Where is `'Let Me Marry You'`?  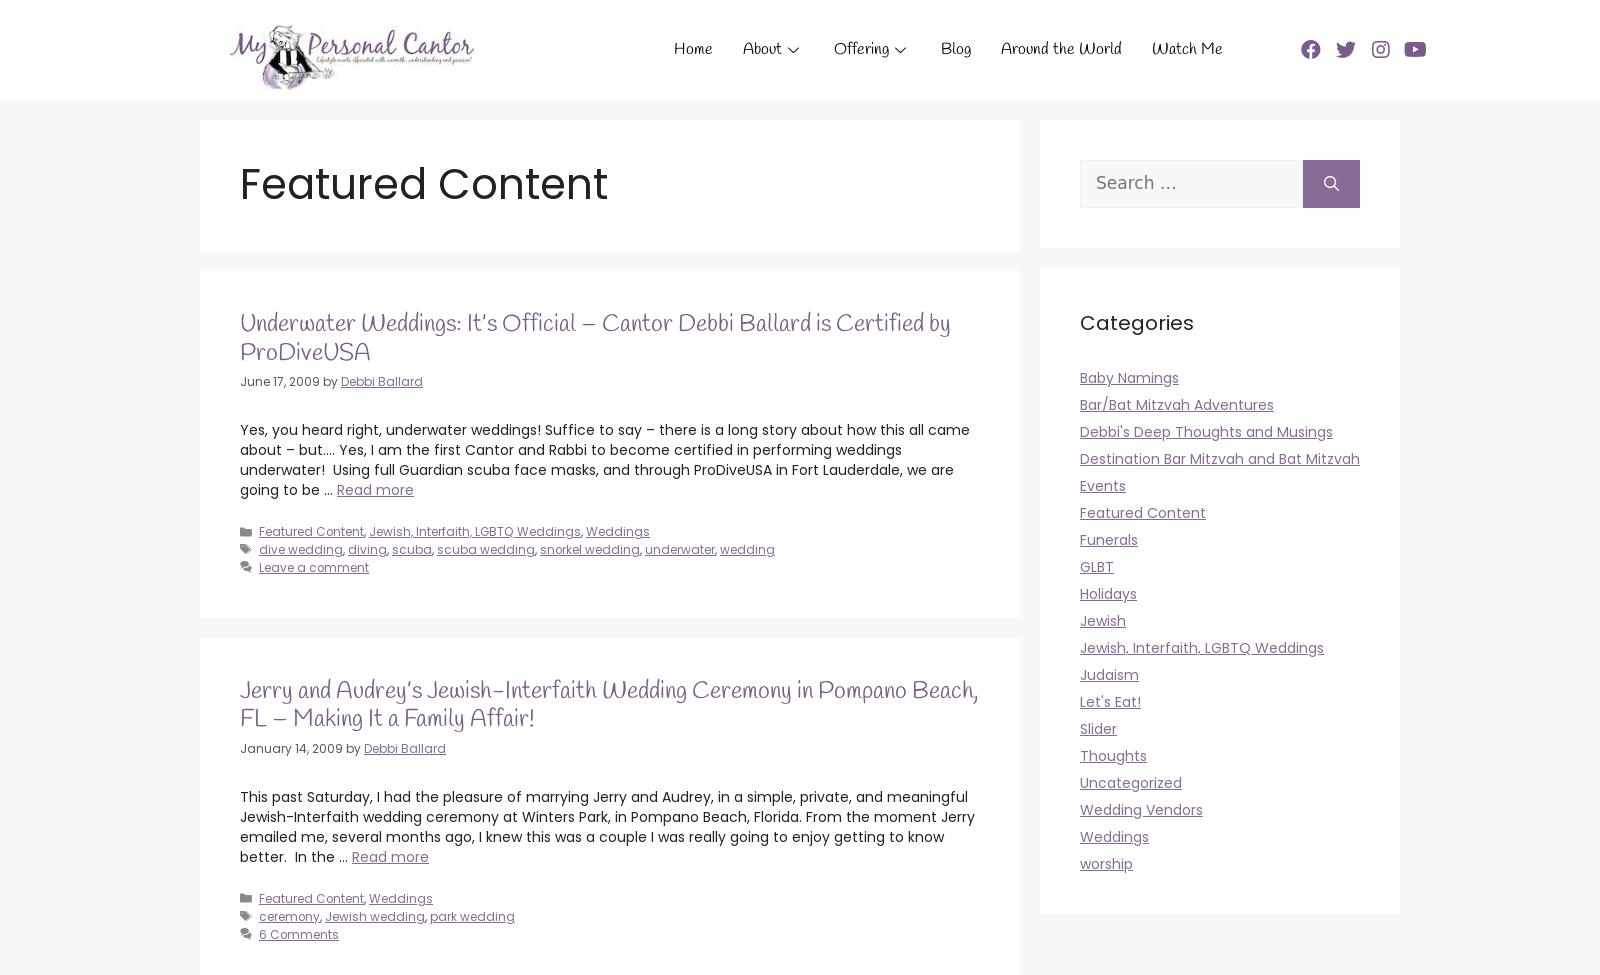
'Let Me Marry You' is located at coordinates (599, 104).